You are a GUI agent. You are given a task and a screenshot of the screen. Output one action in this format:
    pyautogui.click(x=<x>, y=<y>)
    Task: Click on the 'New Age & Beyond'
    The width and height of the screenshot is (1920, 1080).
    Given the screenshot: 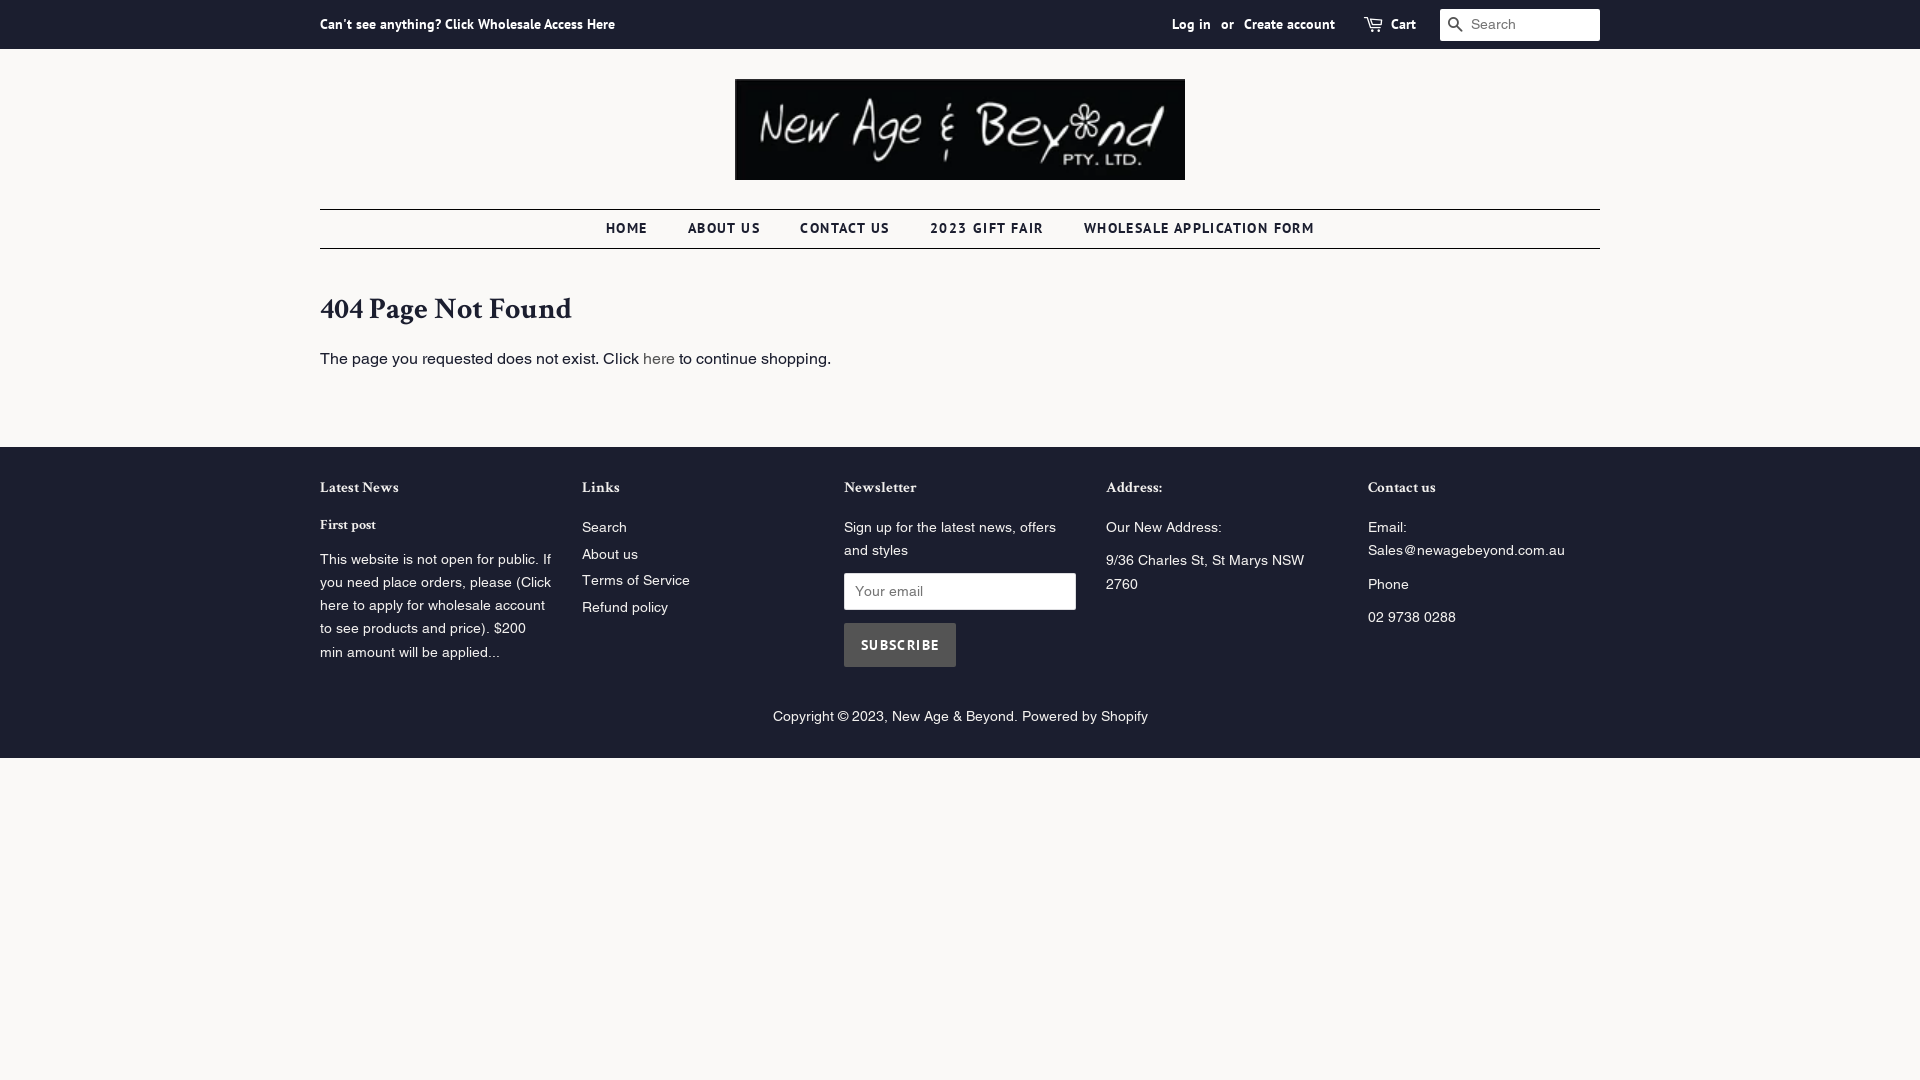 What is the action you would take?
    pyautogui.click(x=891, y=715)
    